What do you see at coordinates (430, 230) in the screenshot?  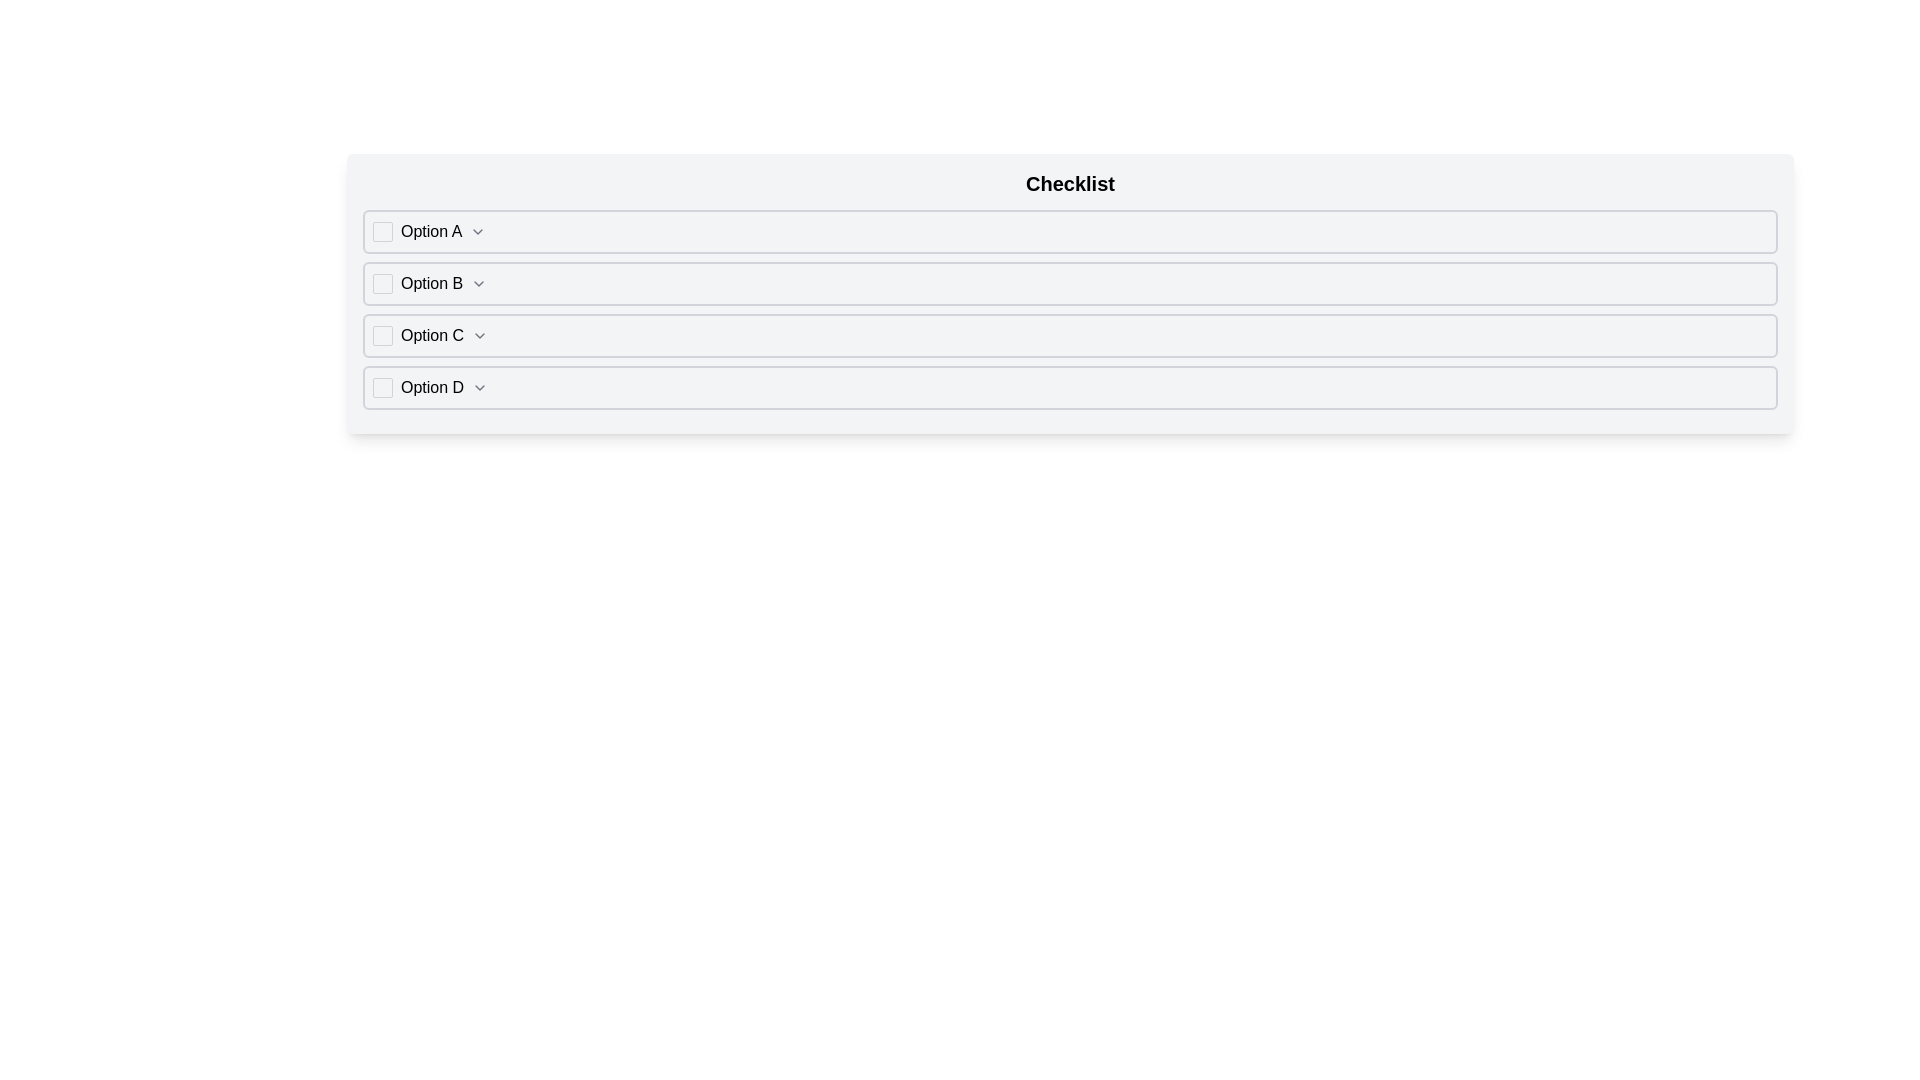 I see `the text label that identifies option 'A' in the checklist, which is positioned immediately to the right of the checkbox and to the left of the chevron icon` at bounding box center [430, 230].